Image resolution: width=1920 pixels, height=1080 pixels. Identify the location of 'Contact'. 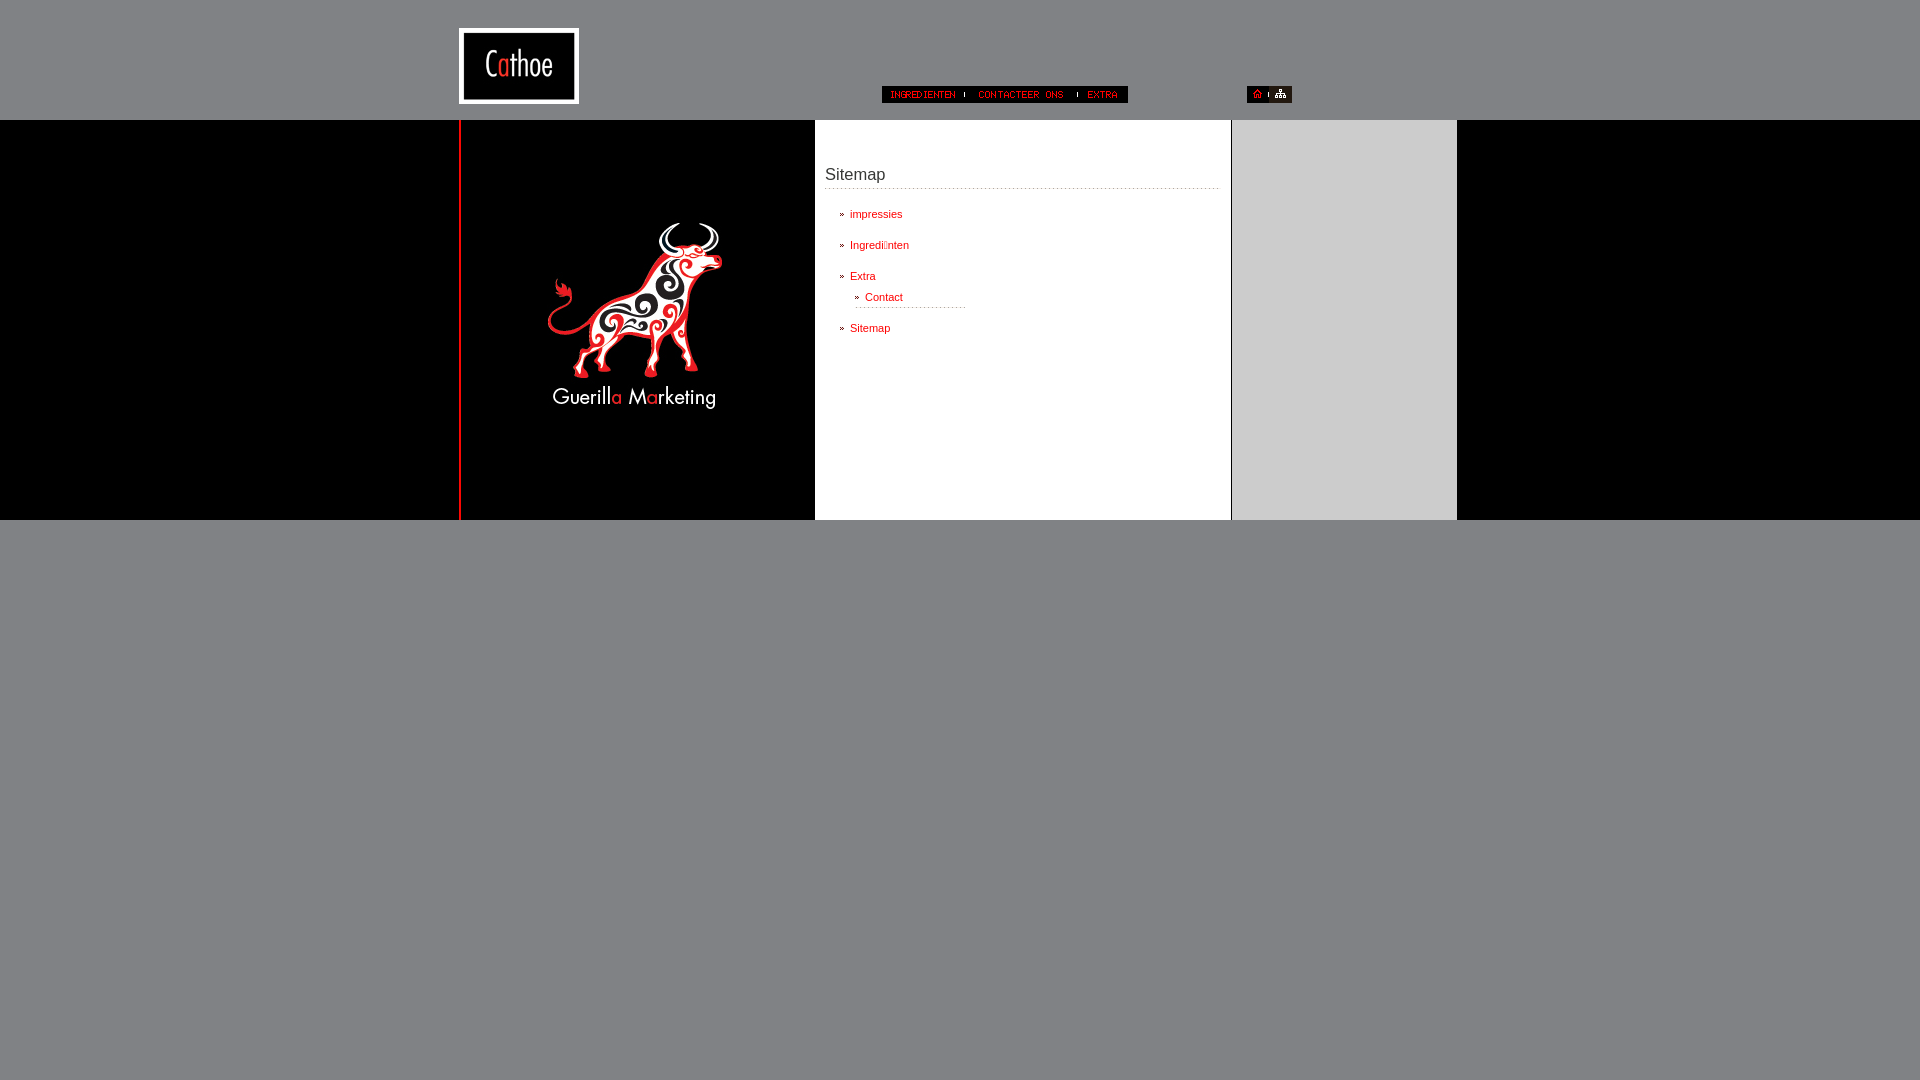
(909, 297).